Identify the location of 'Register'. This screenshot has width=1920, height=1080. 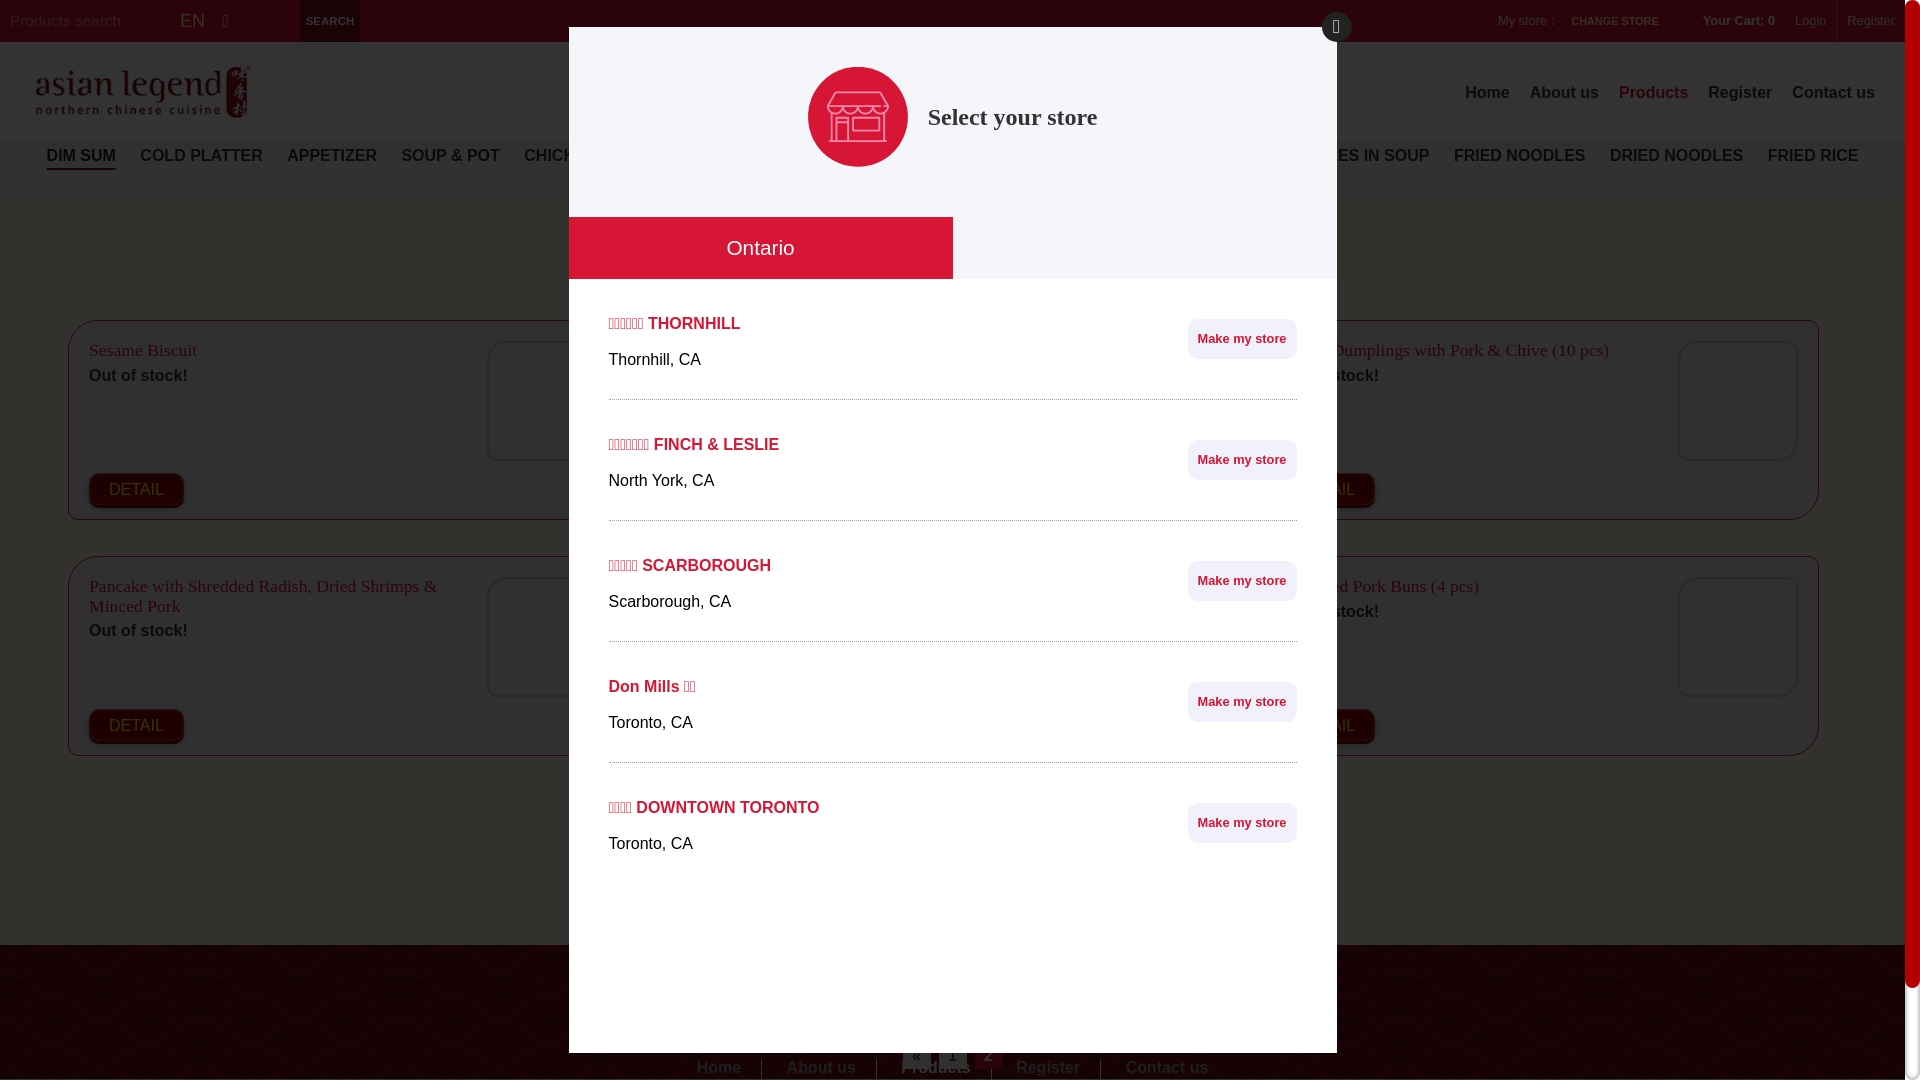
(1738, 92).